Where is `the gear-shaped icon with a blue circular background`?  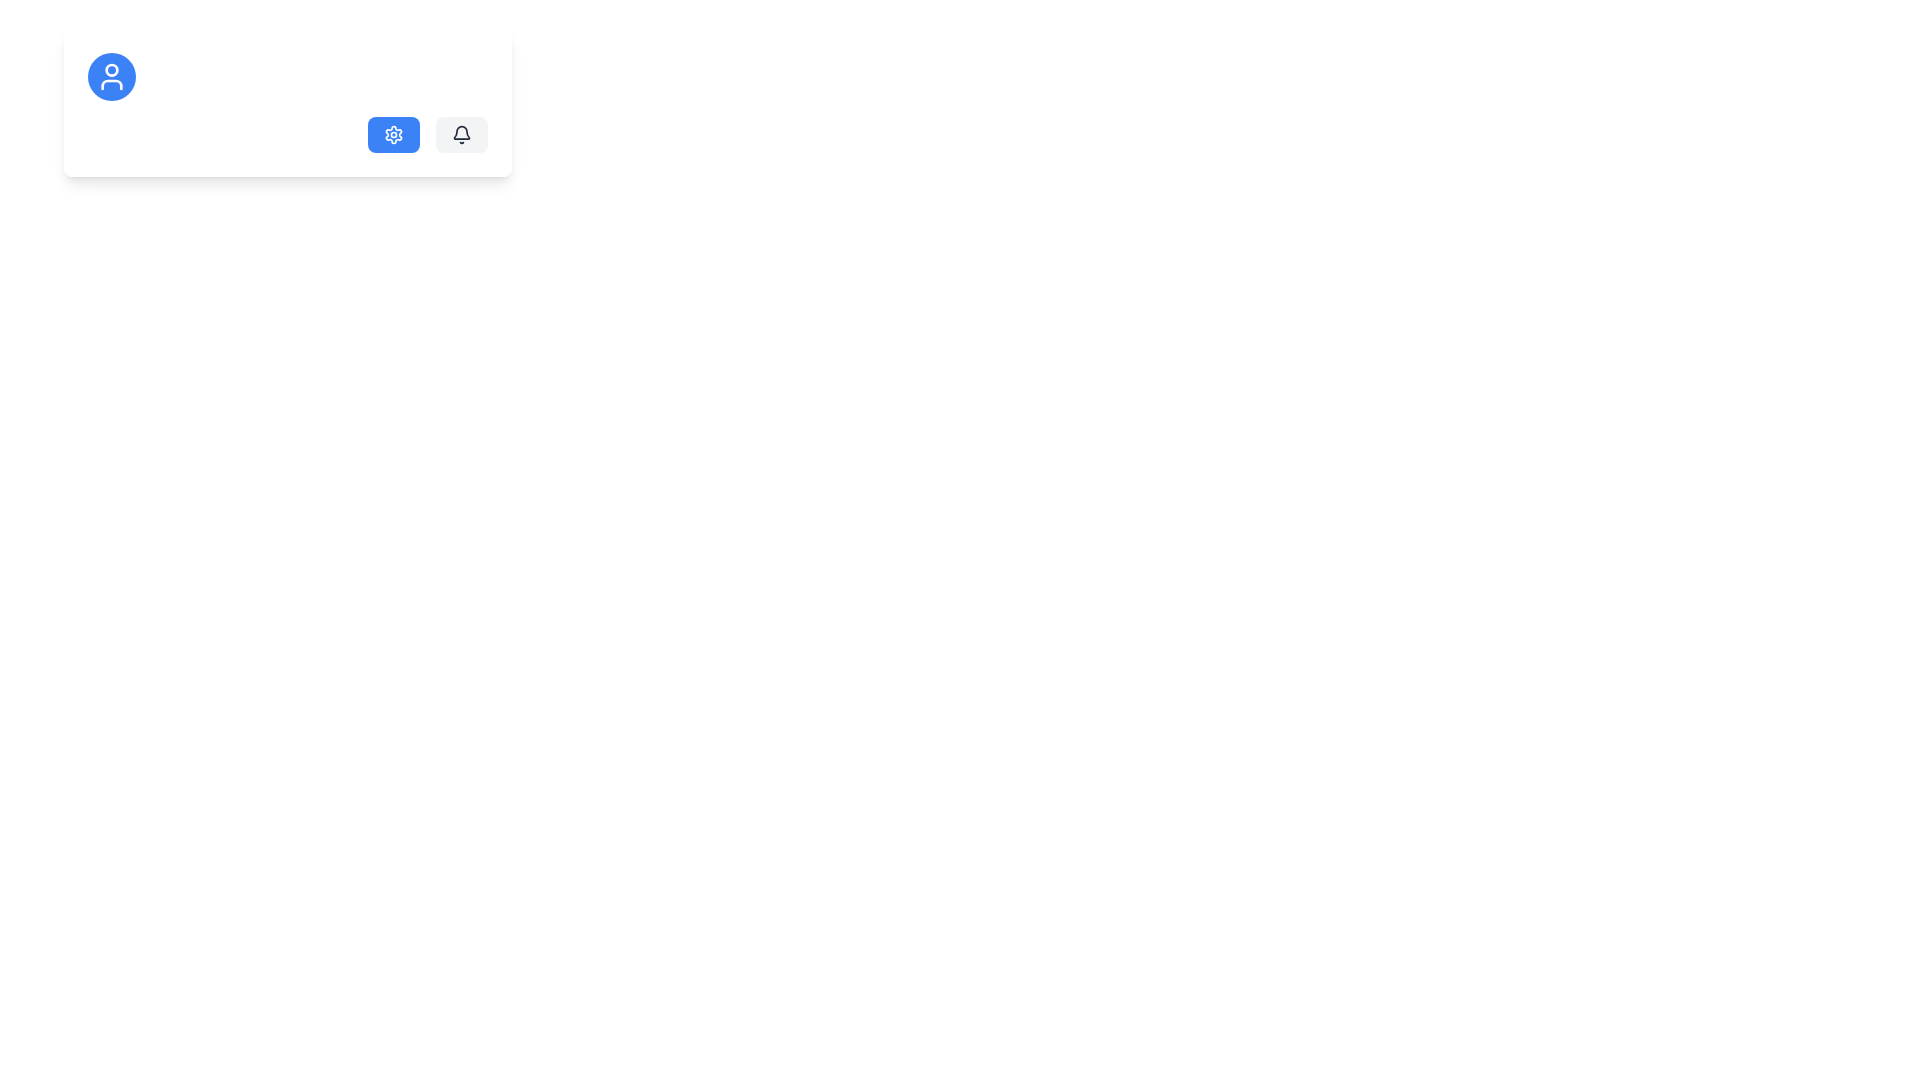
the gear-shaped icon with a blue circular background is located at coordinates (393, 135).